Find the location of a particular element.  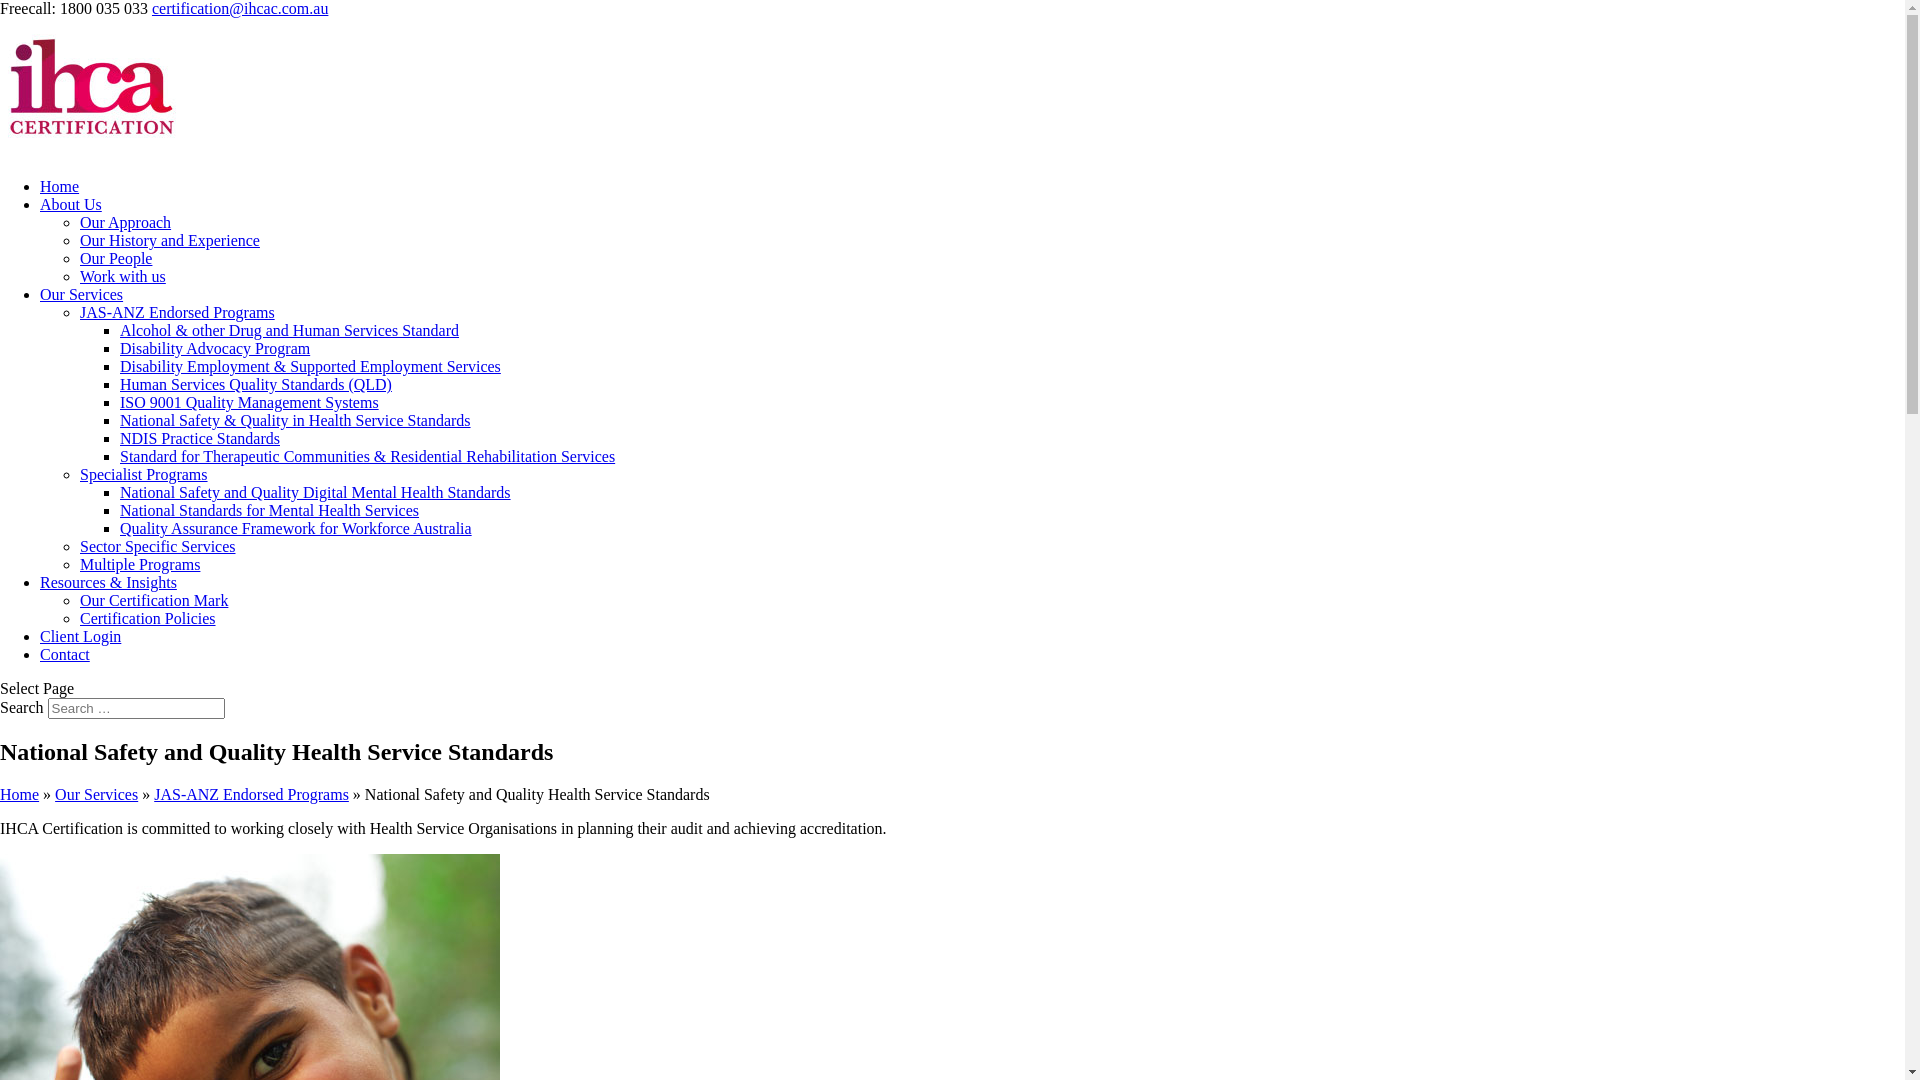

'Our Approach' is located at coordinates (124, 222).